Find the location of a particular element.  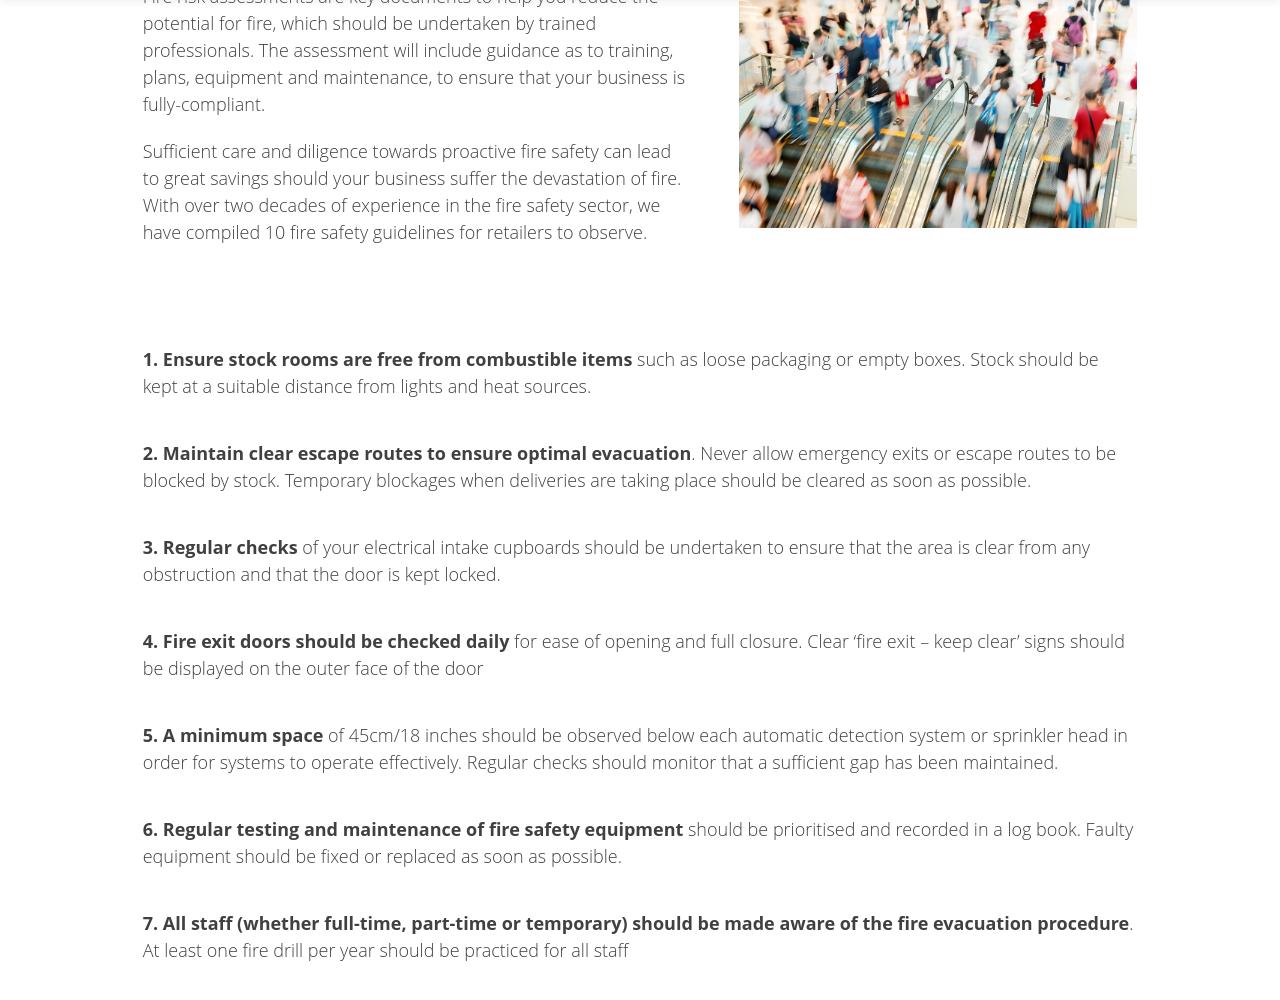

'3. Regular checks' is located at coordinates (219, 546).